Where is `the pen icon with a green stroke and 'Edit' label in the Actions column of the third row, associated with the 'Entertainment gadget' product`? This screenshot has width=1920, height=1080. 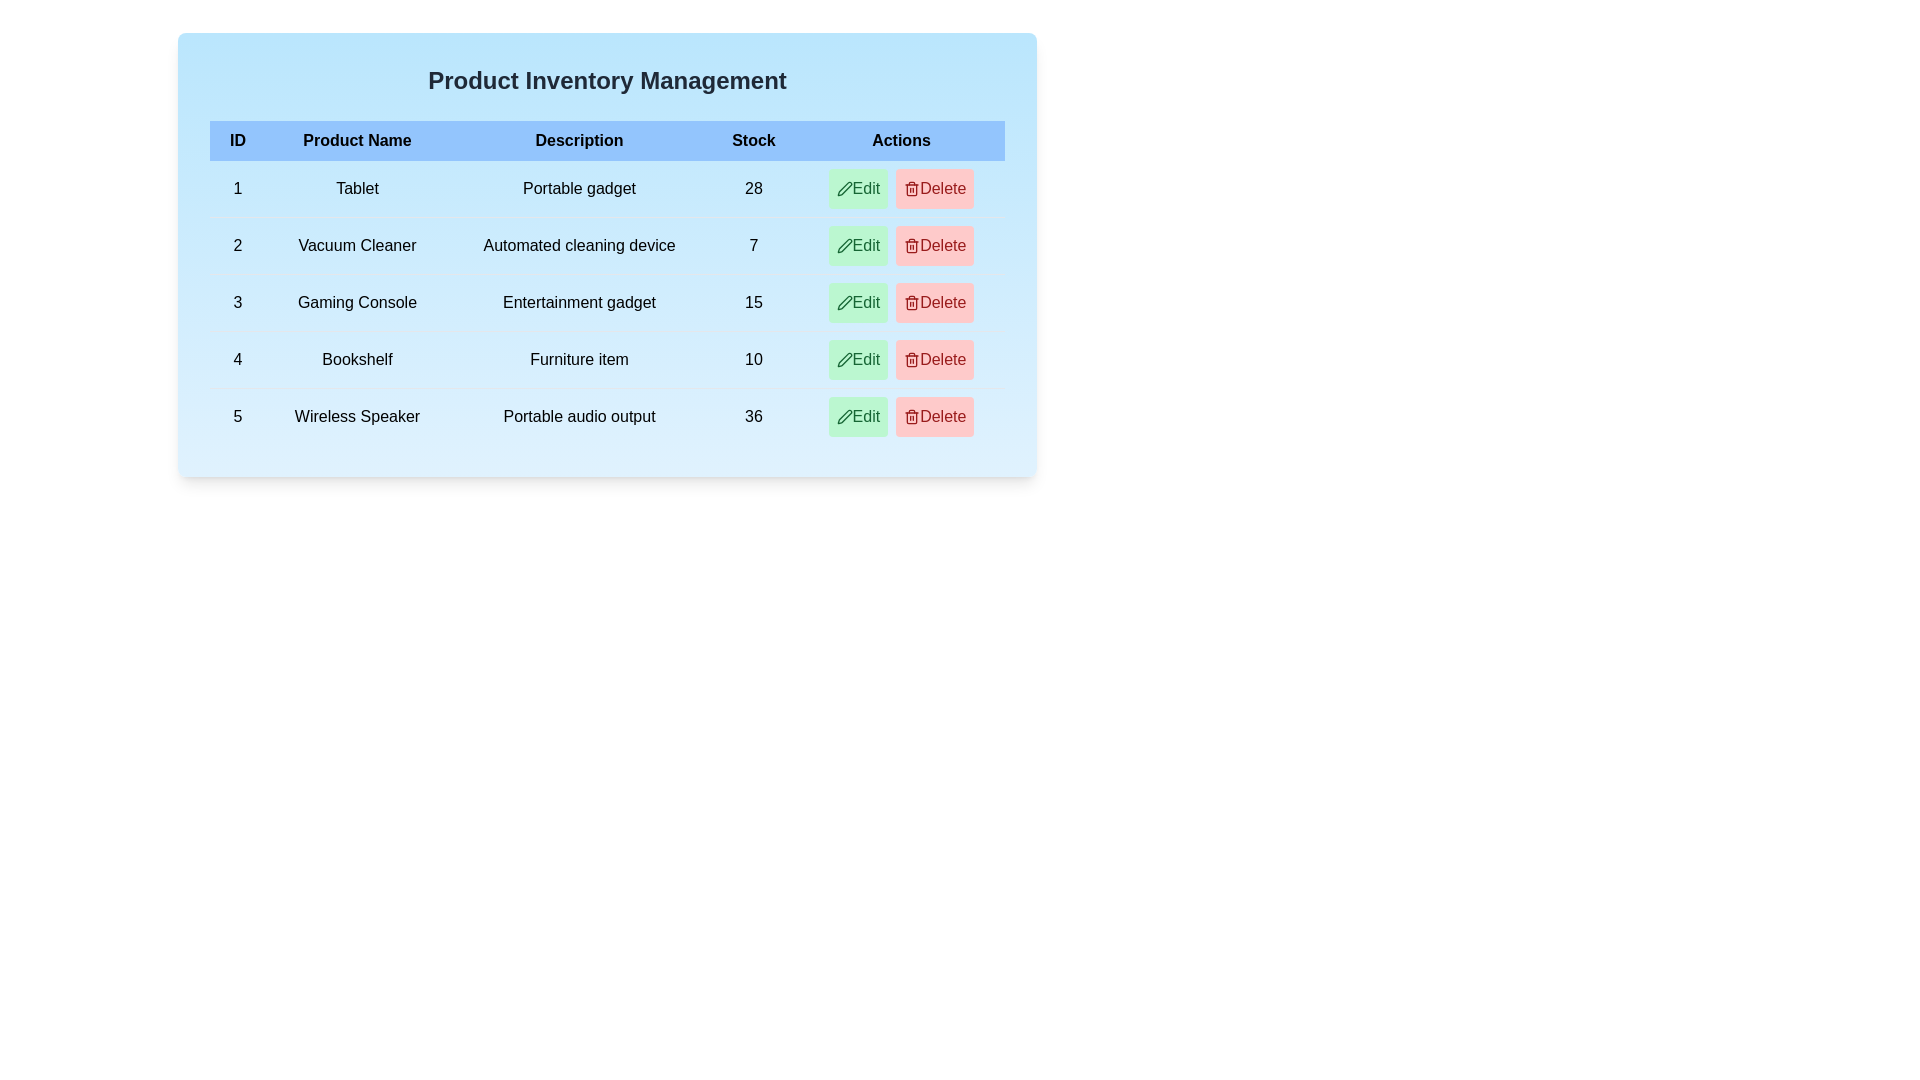
the pen icon with a green stroke and 'Edit' label in the Actions column of the third row, associated with the 'Entertainment gadget' product is located at coordinates (844, 303).